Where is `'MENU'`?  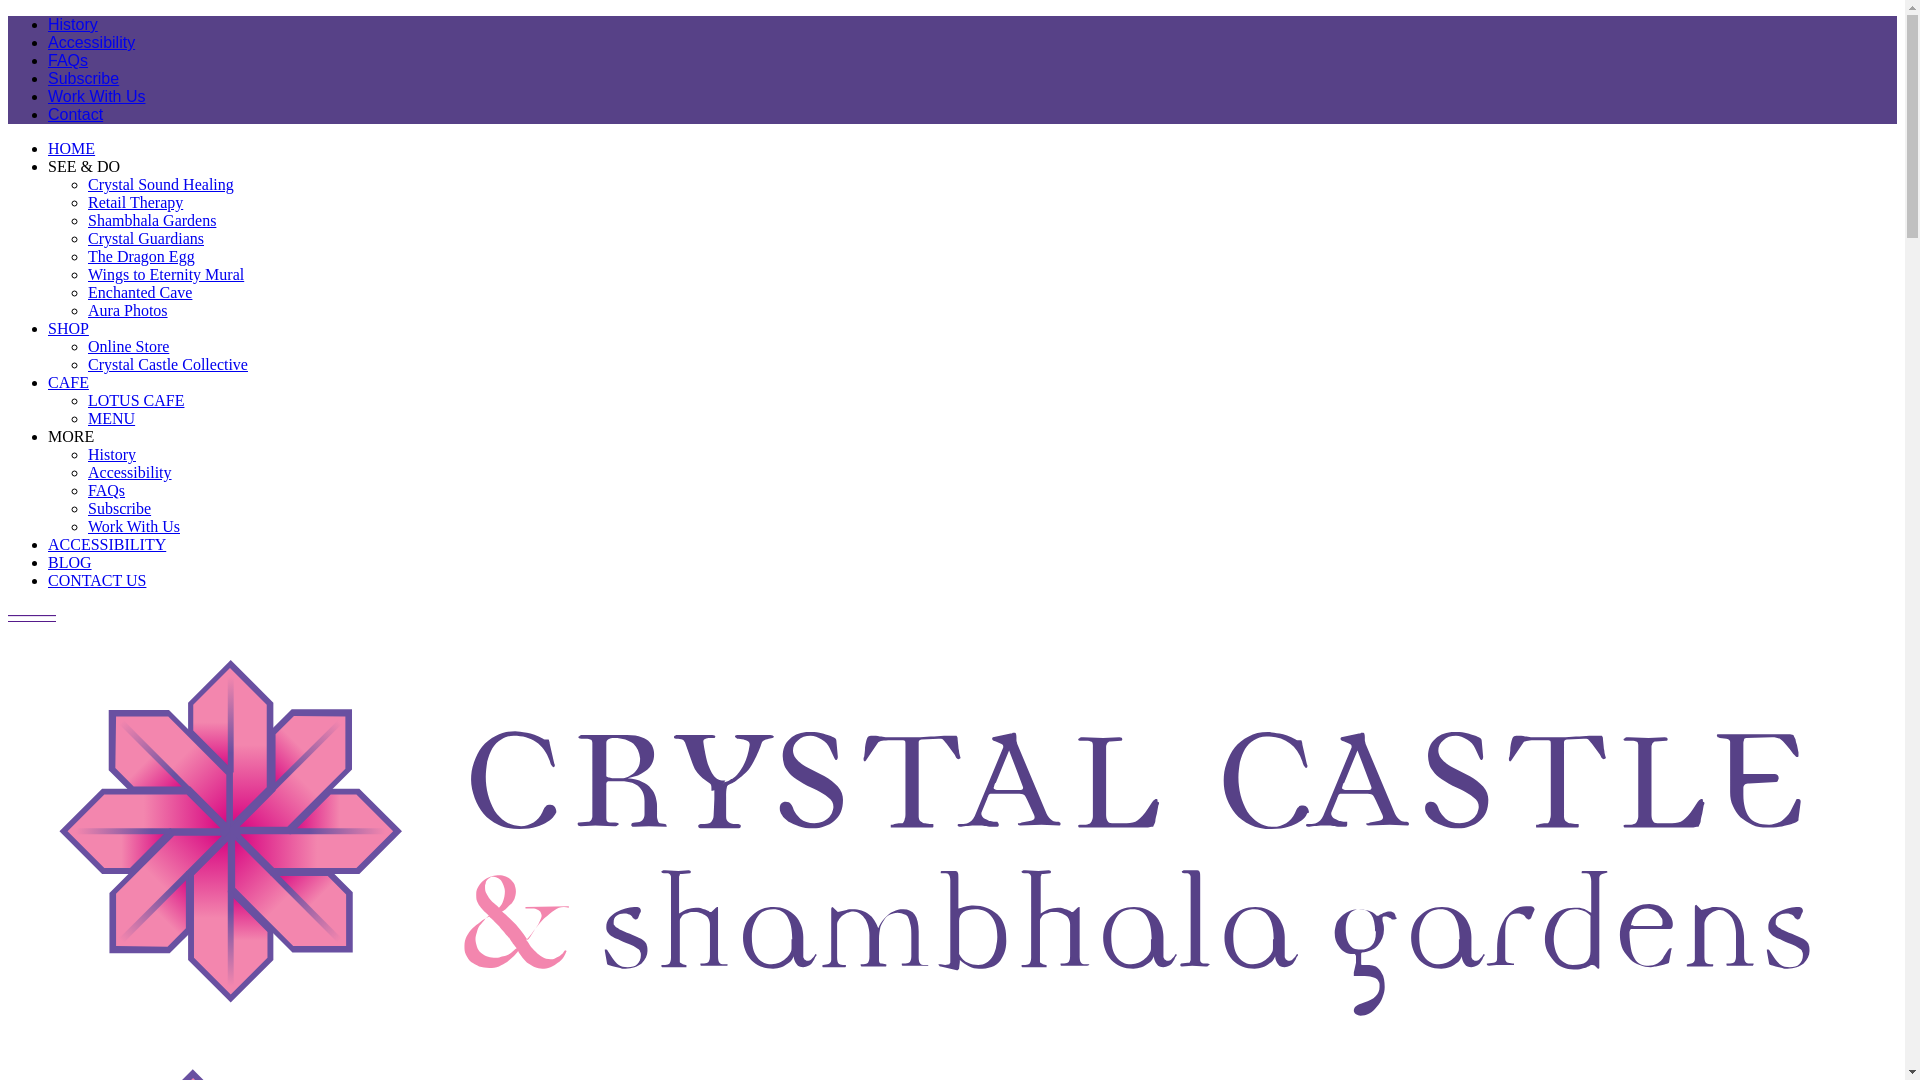
'MENU' is located at coordinates (86, 417).